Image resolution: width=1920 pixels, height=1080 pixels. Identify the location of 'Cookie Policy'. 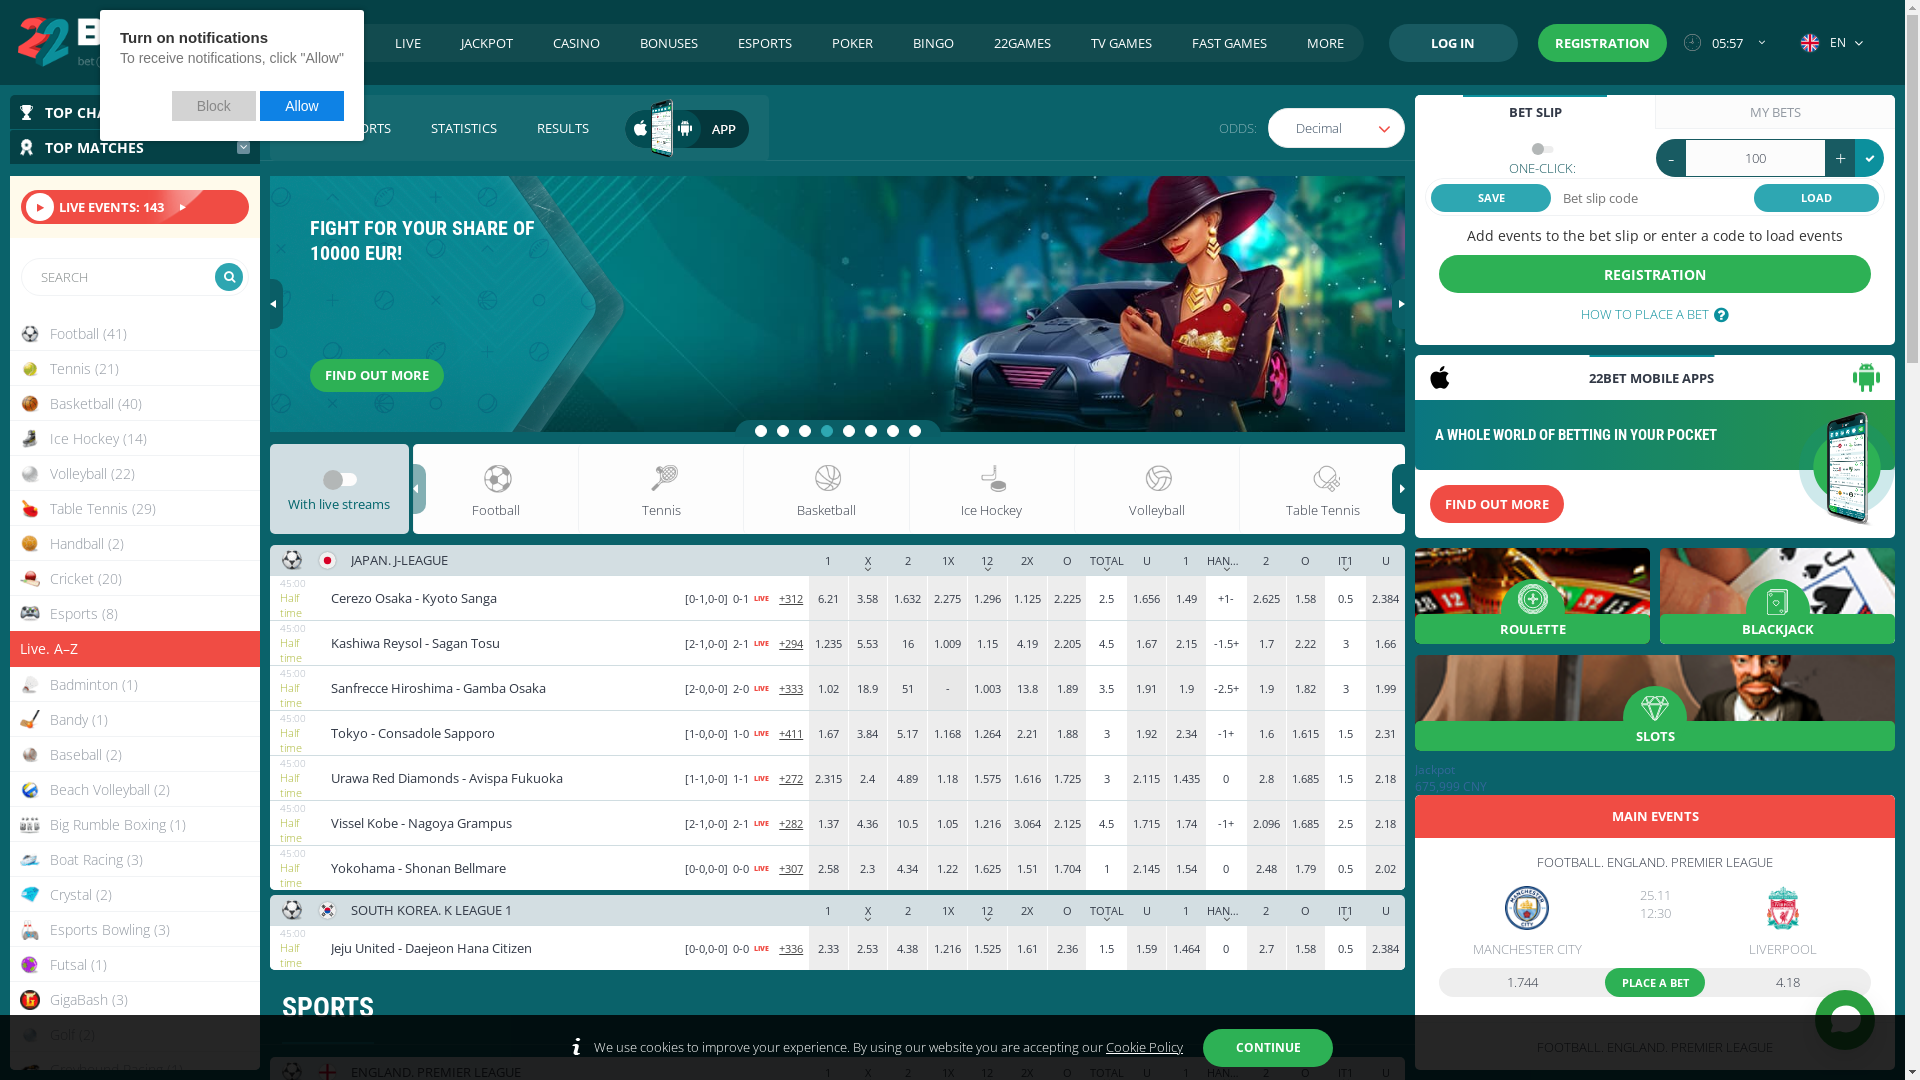
(1104, 1045).